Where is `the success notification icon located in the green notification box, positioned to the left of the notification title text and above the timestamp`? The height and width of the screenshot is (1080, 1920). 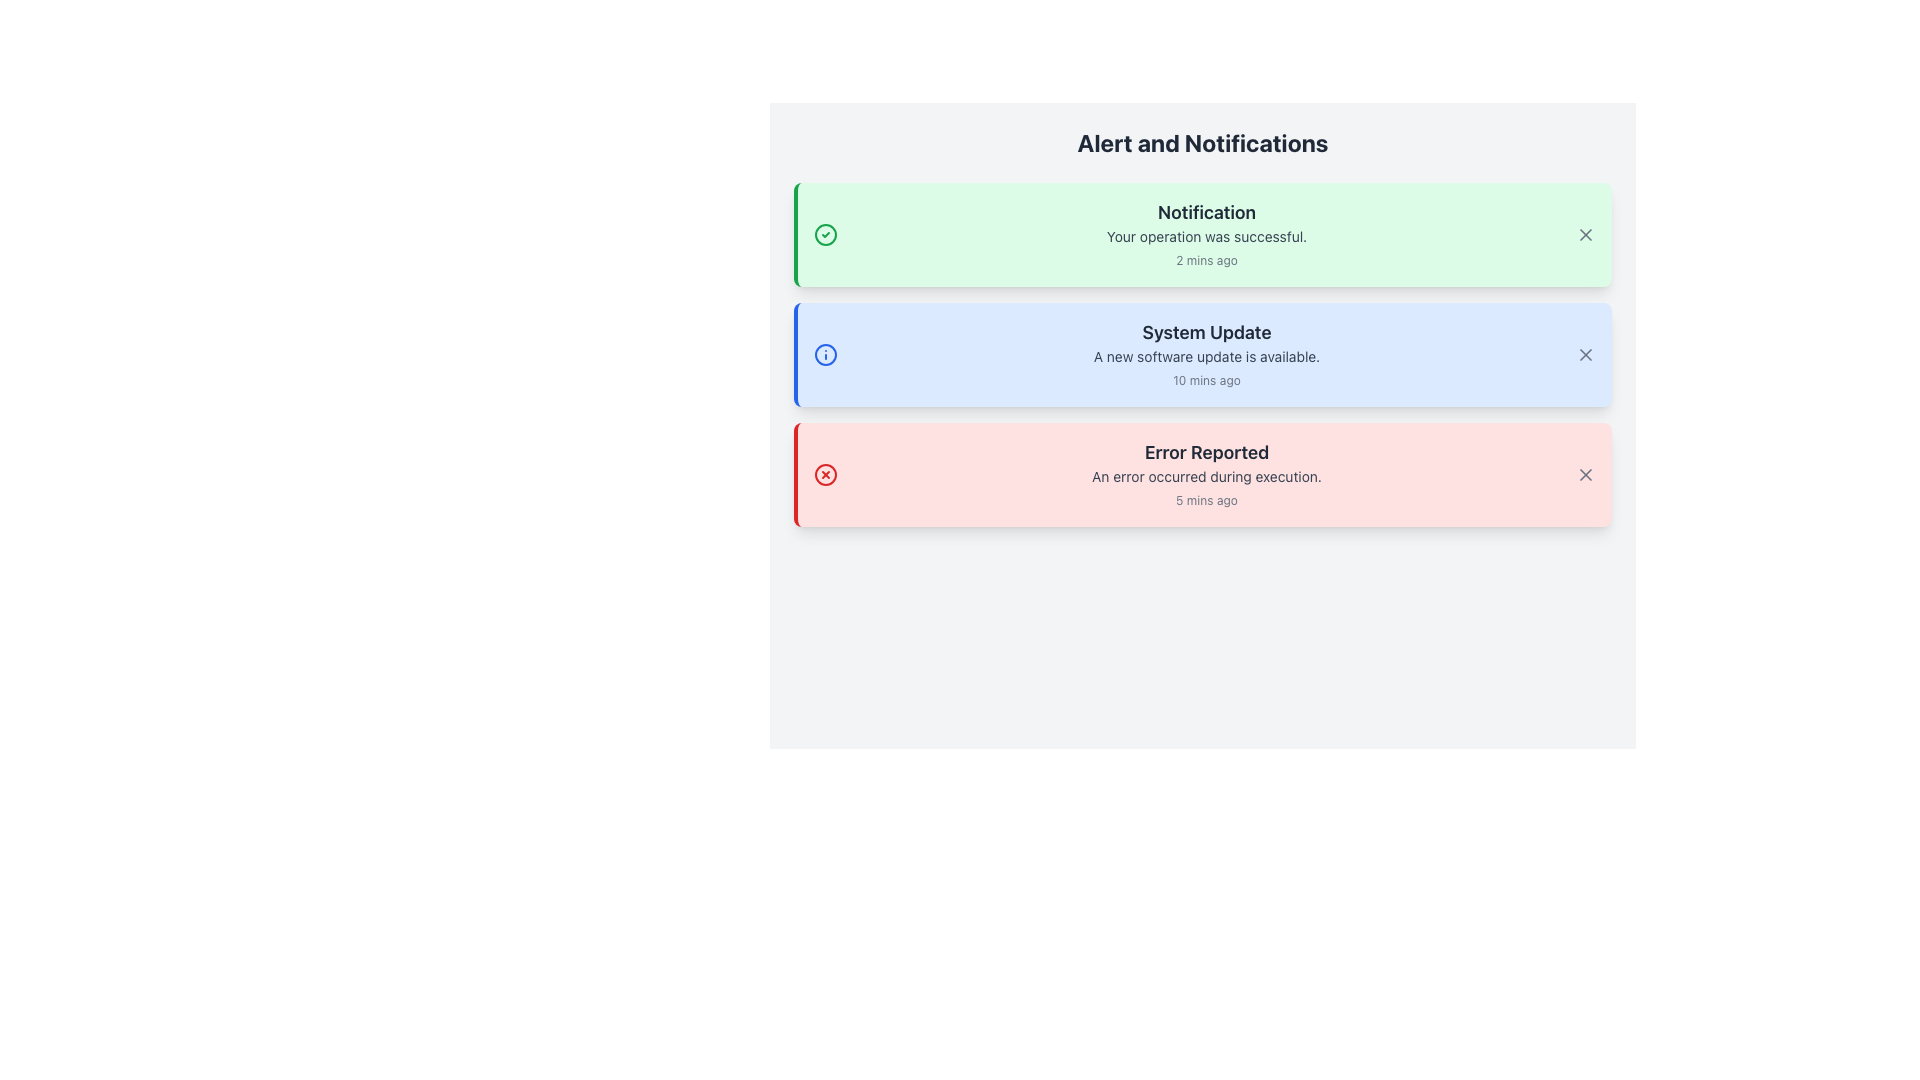 the success notification icon located in the green notification box, positioned to the left of the notification title text and above the timestamp is located at coordinates (825, 234).